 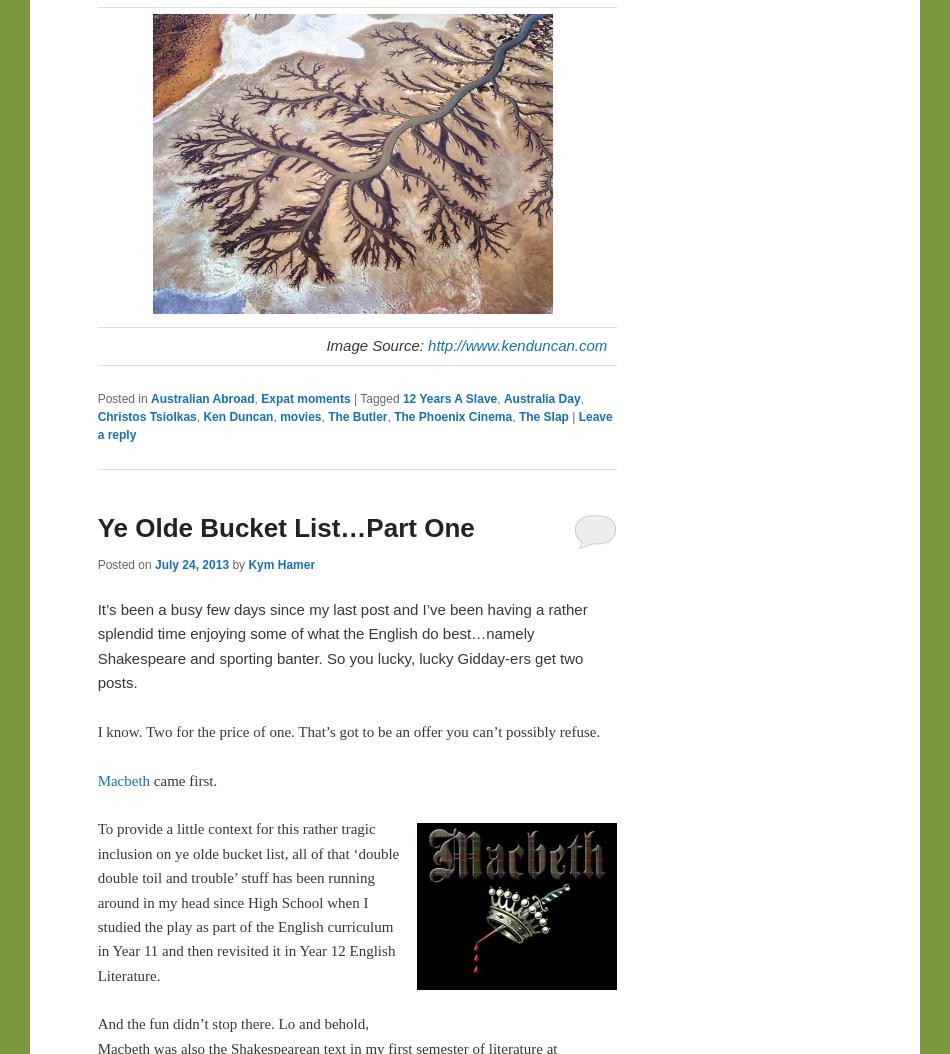 What do you see at coordinates (503, 398) in the screenshot?
I see `'Australia Day'` at bounding box center [503, 398].